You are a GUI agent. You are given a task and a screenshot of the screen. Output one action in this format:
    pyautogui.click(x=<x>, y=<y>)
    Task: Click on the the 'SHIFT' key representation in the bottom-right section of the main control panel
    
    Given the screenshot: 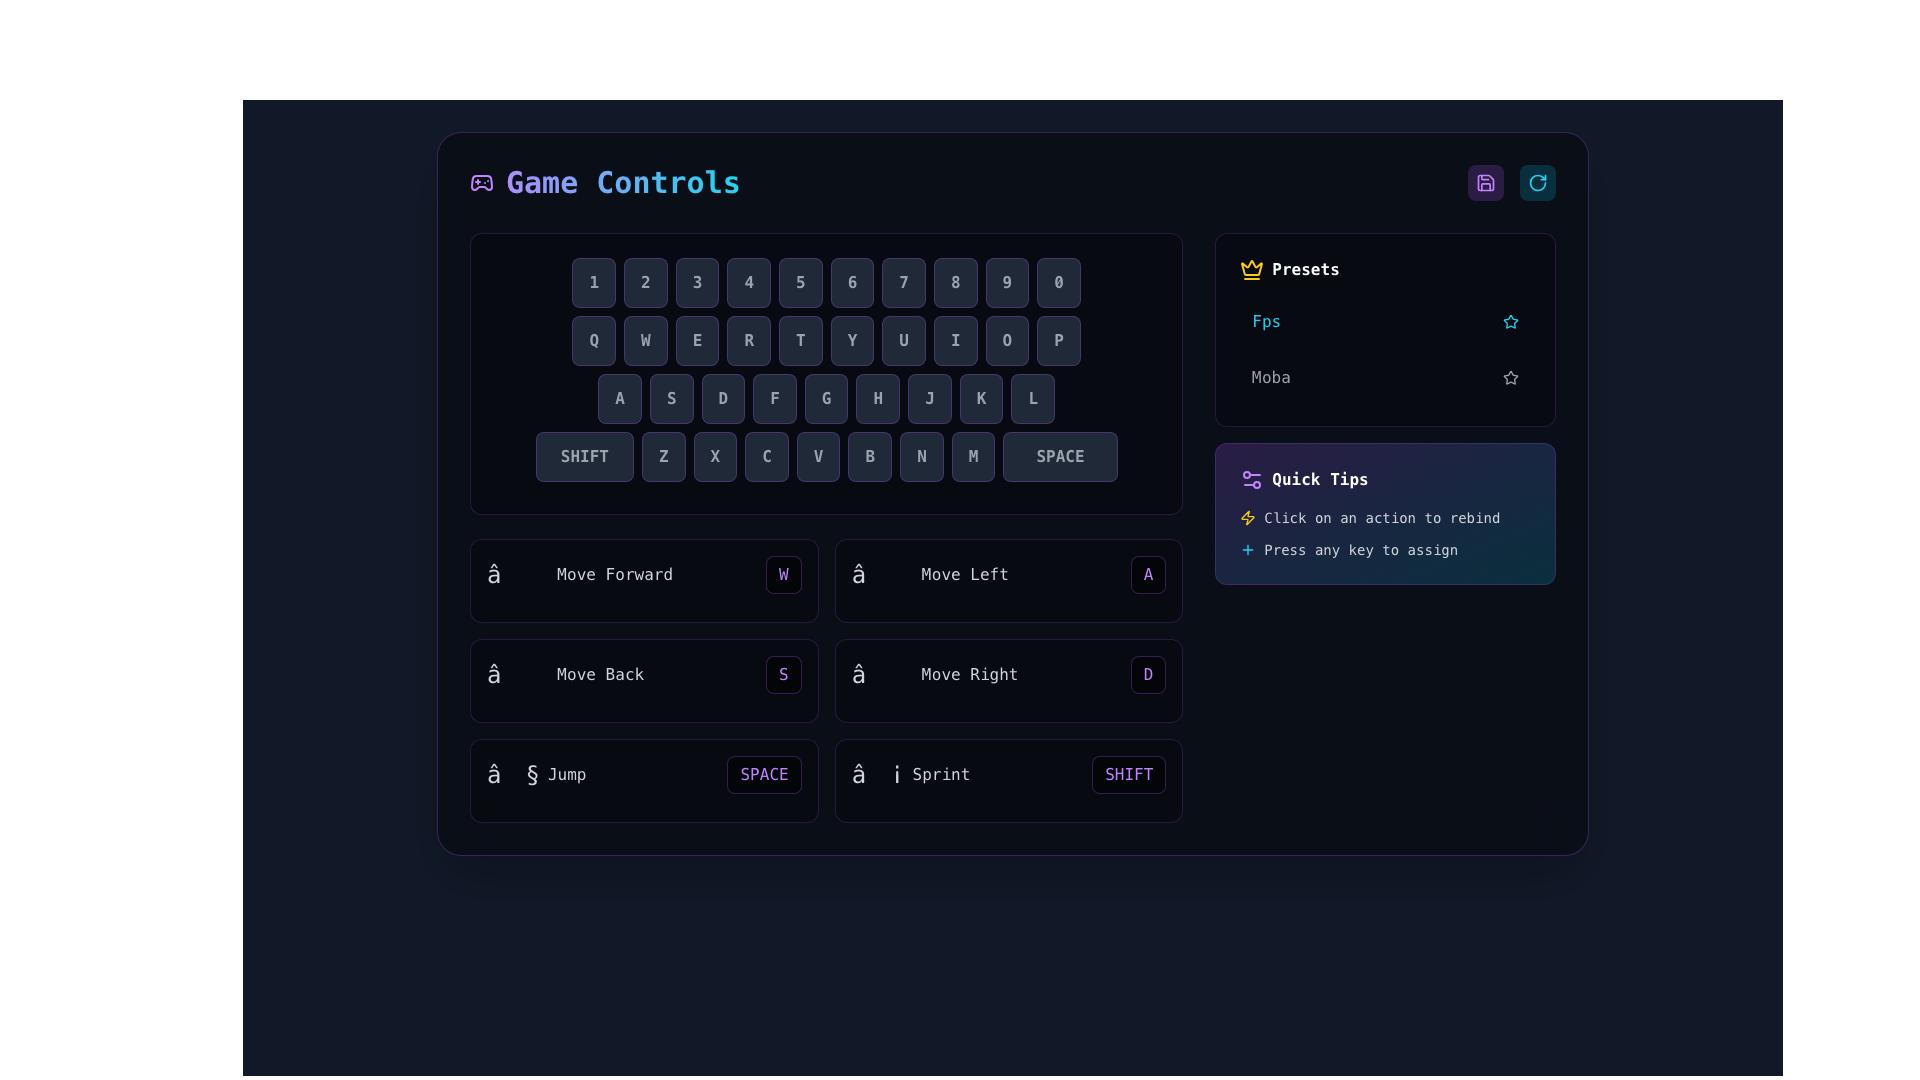 What is the action you would take?
    pyautogui.click(x=1008, y=774)
    